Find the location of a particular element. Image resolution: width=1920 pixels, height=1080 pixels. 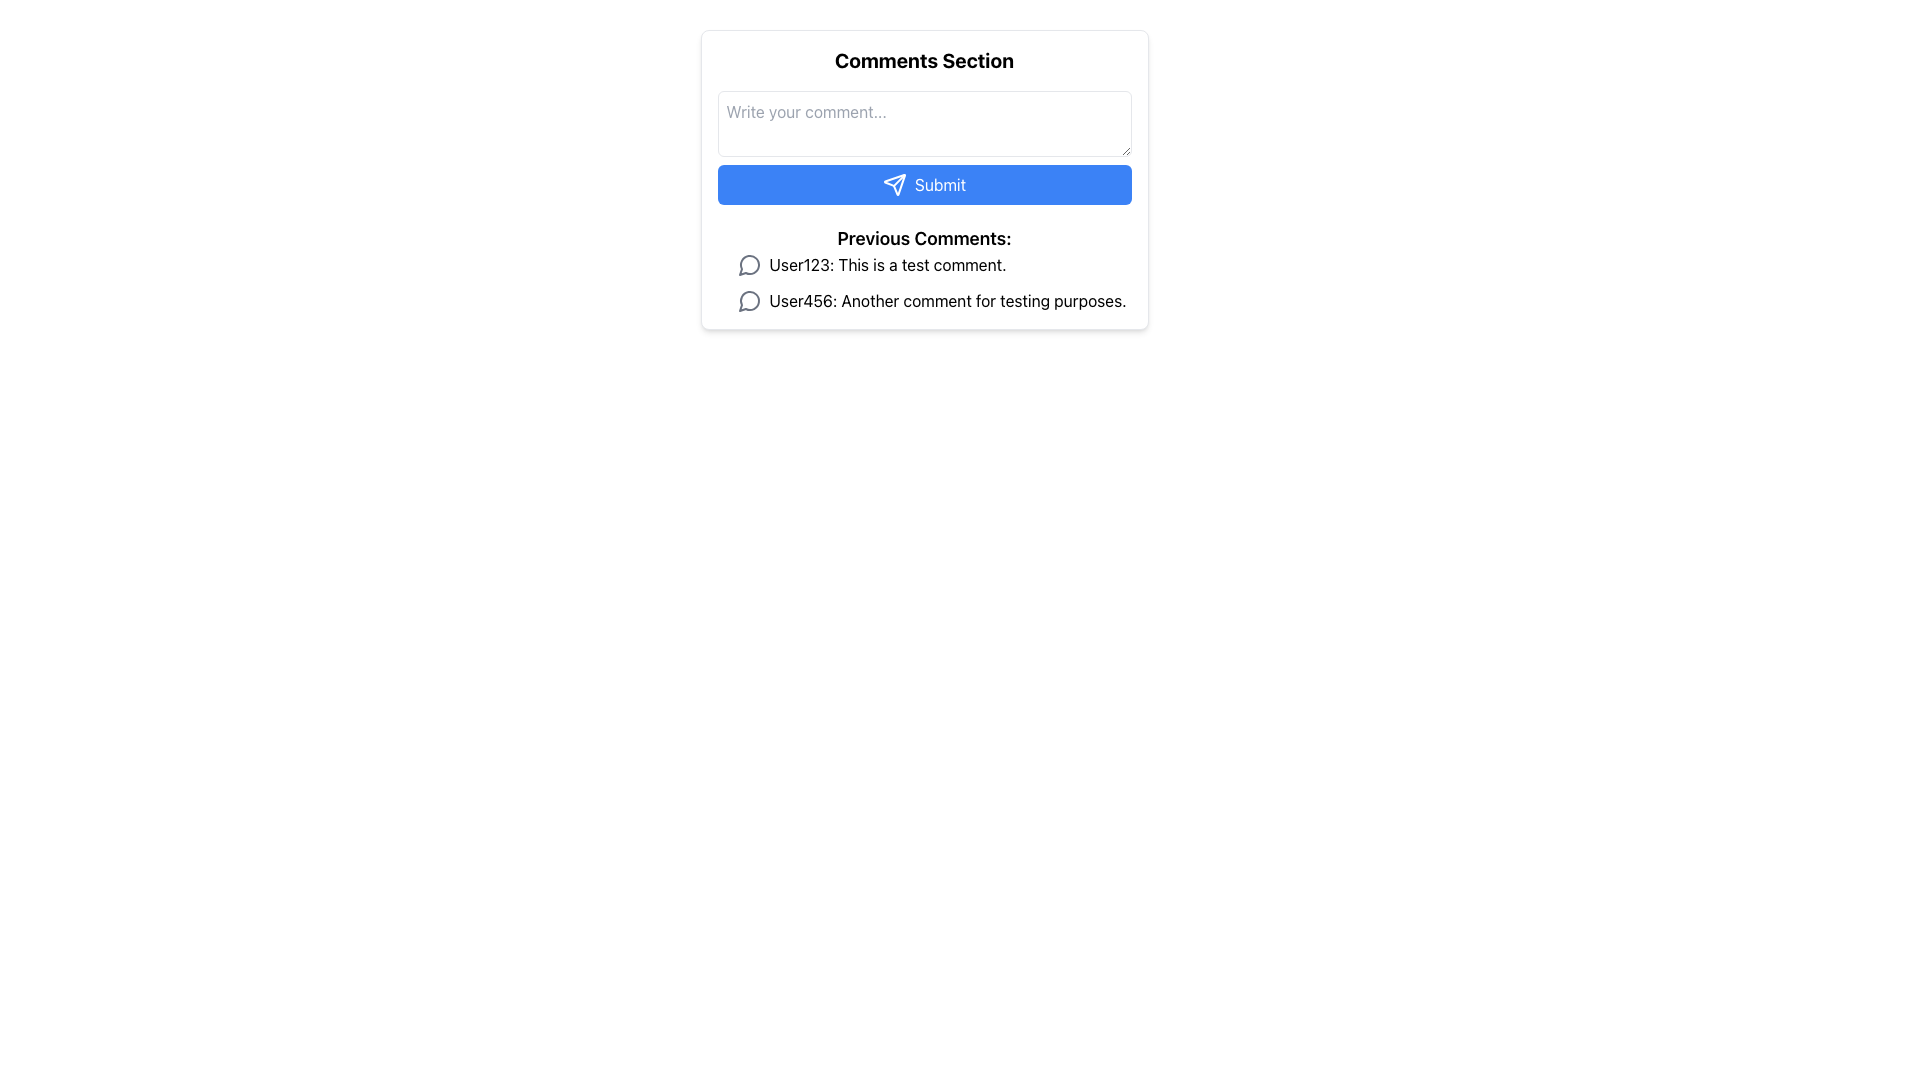

the speech bubble icon indicating comments associated with 'User456: Another comment for testing purposes.' is located at coordinates (747, 301).